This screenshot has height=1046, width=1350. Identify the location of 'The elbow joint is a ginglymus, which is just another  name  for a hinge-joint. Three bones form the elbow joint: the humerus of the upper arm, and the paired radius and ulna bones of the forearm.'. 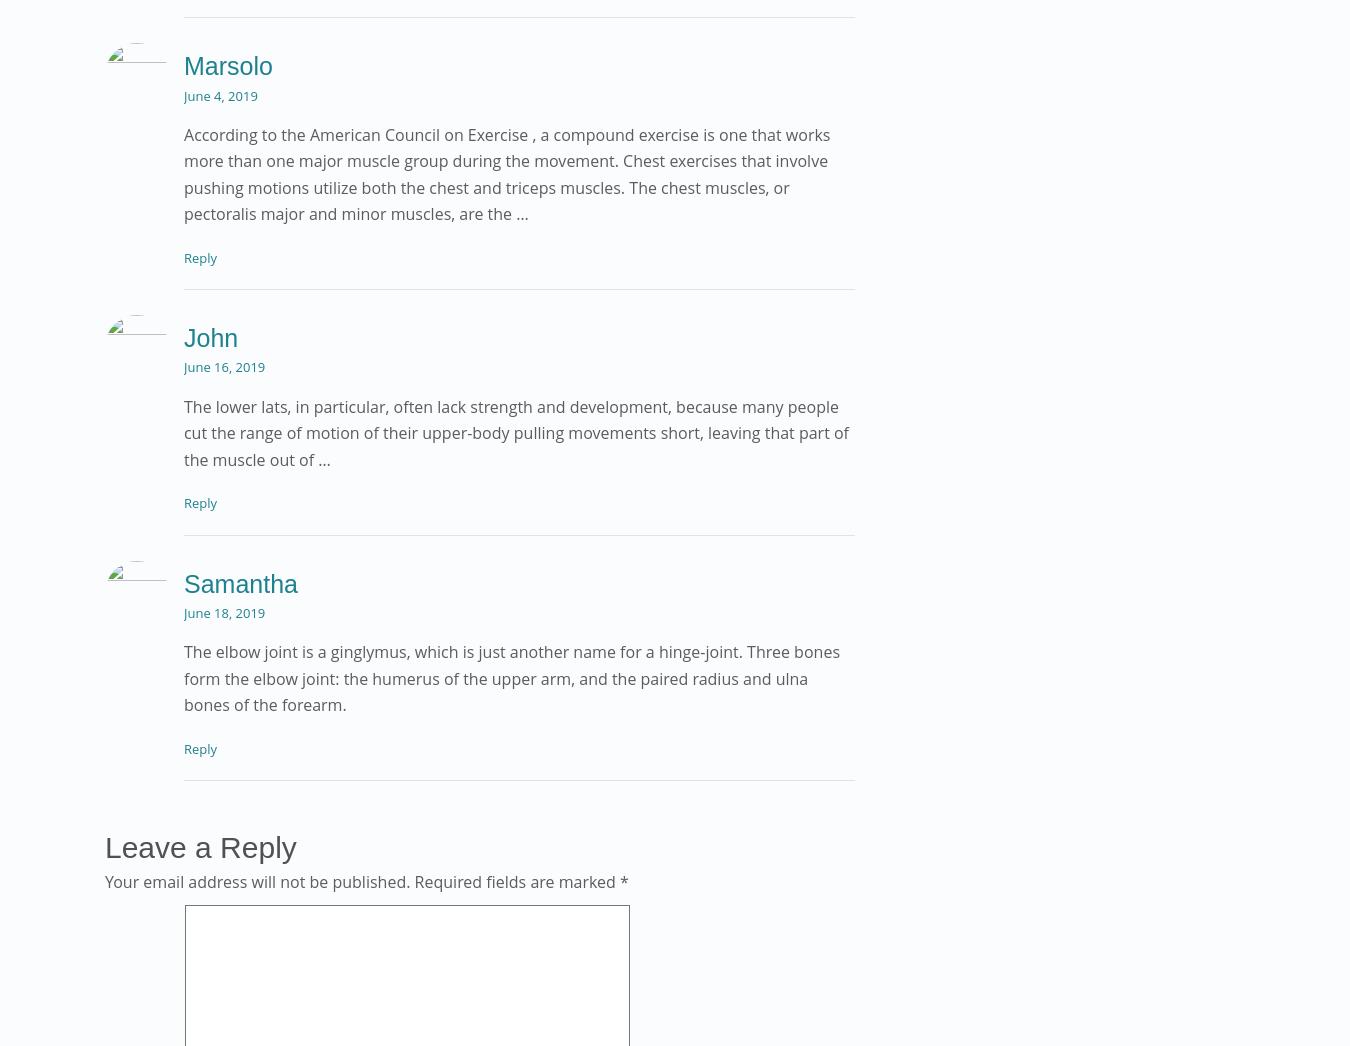
(184, 677).